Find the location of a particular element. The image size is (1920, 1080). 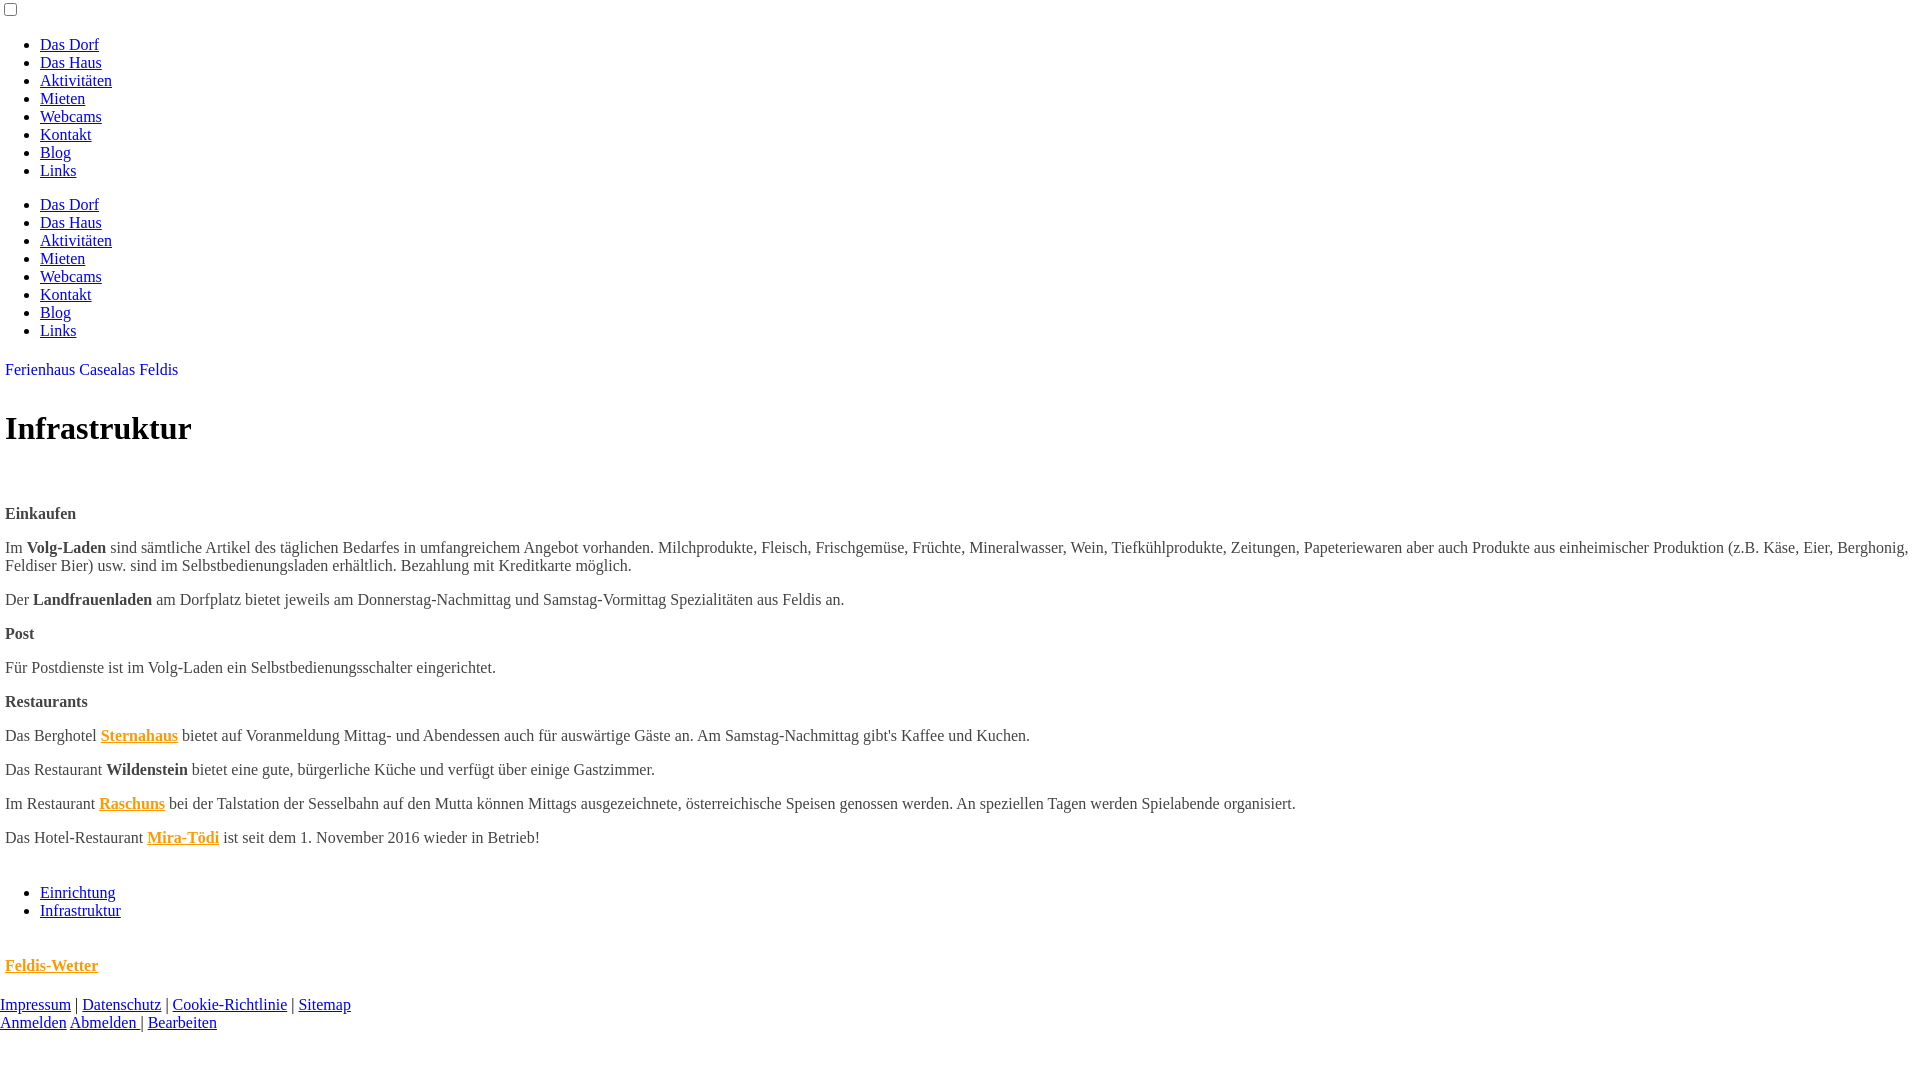

'Blog' is located at coordinates (55, 312).